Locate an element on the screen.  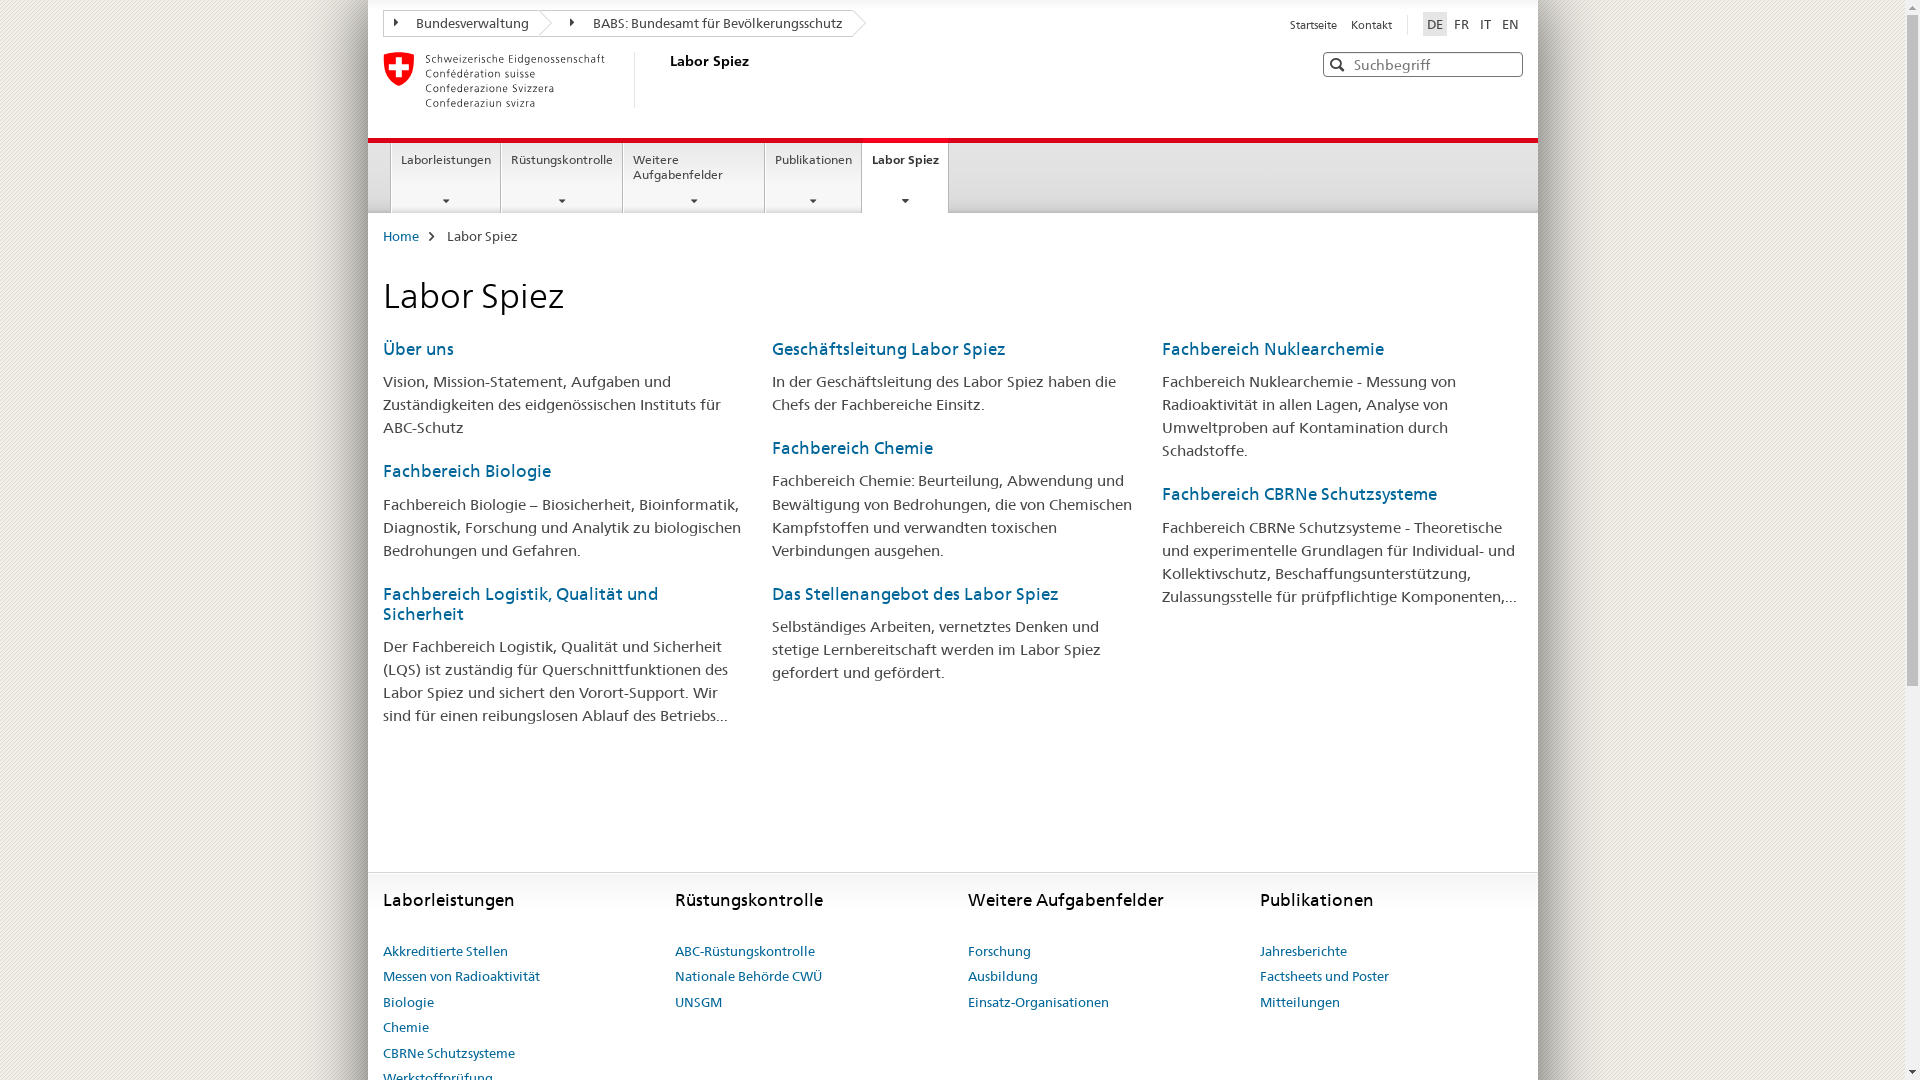
'Fachbereich CBRNe Schutzsysteme' is located at coordinates (1299, 493).